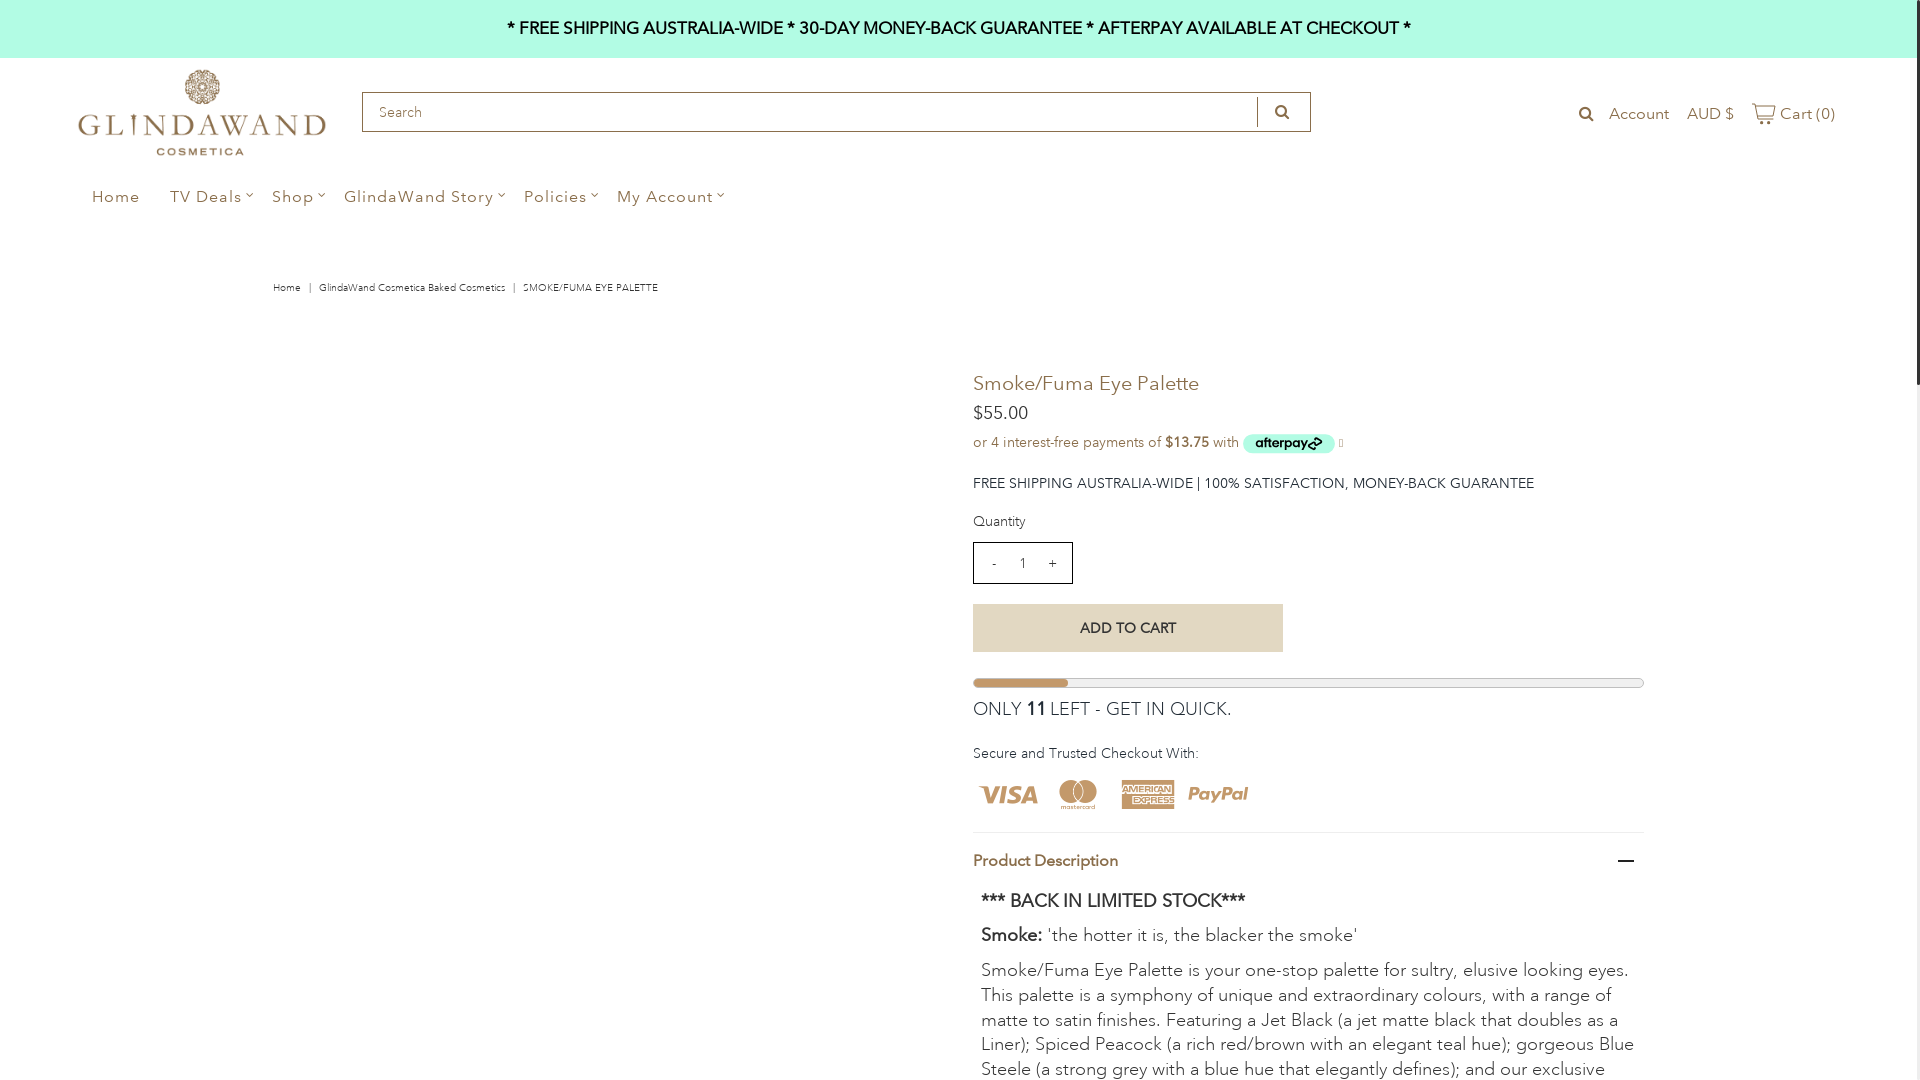 This screenshot has width=1920, height=1080. Describe the element at coordinates (1709, 113) in the screenshot. I see `'AUD $'` at that location.